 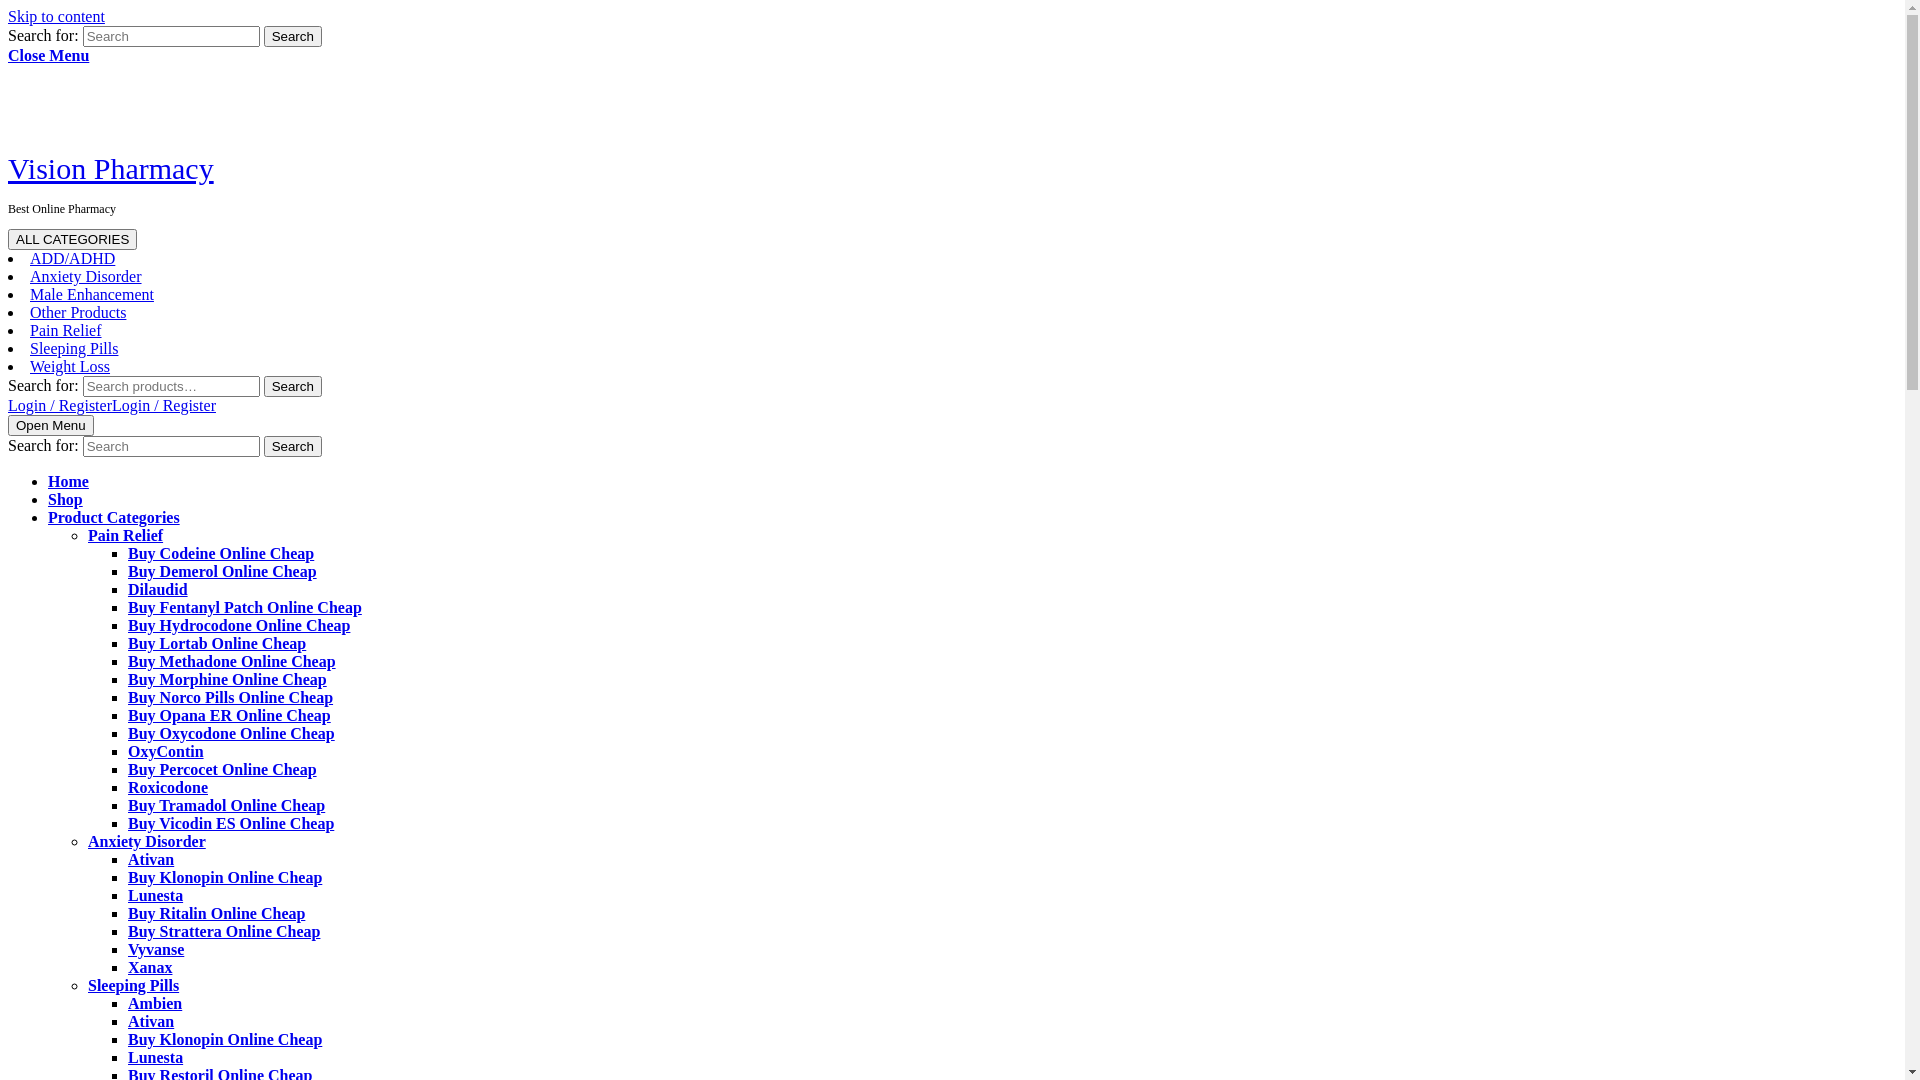 What do you see at coordinates (229, 714) in the screenshot?
I see `'Buy Opana ER Online Cheap'` at bounding box center [229, 714].